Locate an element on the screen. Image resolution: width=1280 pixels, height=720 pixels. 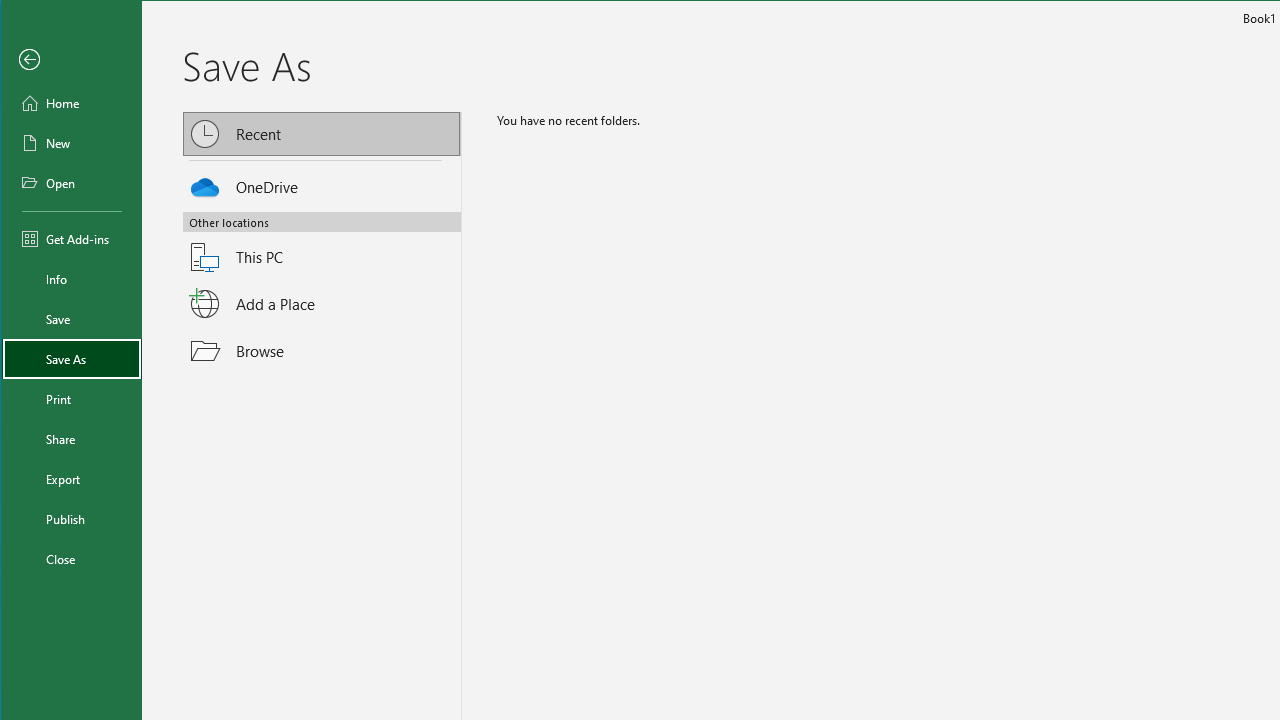
'Save As' is located at coordinates (72, 357).